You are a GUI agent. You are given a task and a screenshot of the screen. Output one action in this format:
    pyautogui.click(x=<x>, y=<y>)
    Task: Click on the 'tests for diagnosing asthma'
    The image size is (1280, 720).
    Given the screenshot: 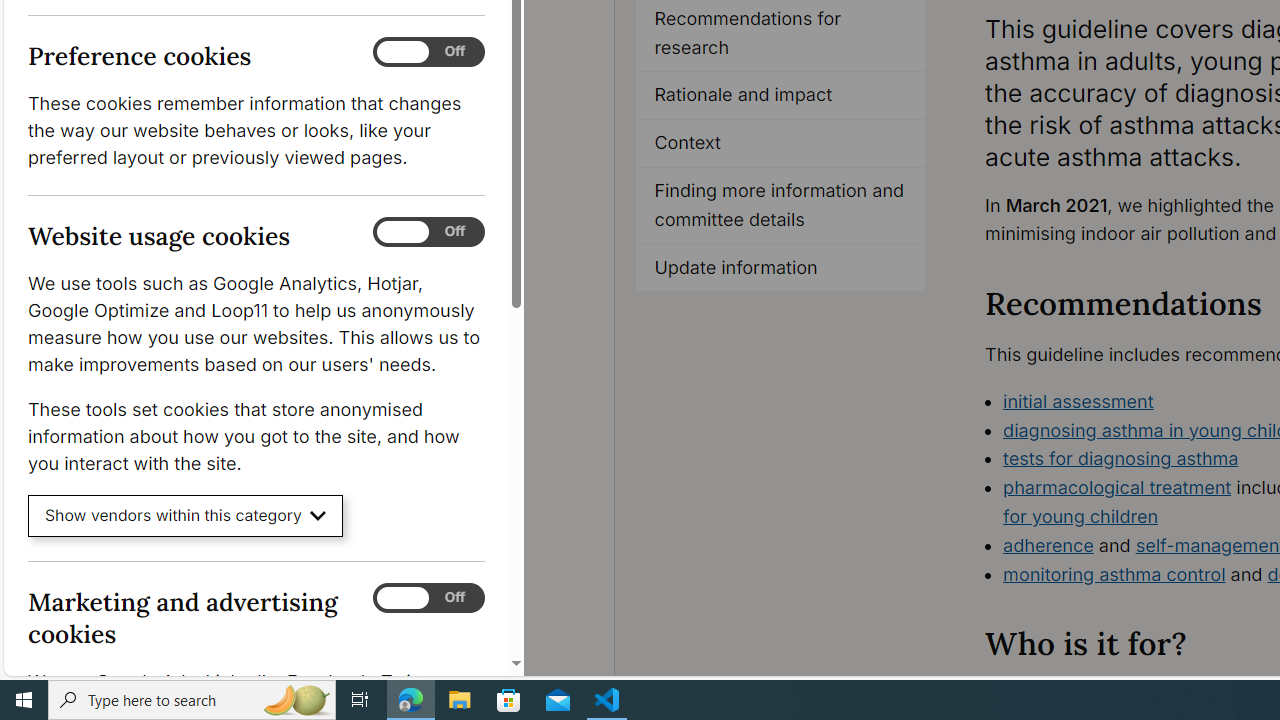 What is the action you would take?
    pyautogui.click(x=1121, y=458)
    